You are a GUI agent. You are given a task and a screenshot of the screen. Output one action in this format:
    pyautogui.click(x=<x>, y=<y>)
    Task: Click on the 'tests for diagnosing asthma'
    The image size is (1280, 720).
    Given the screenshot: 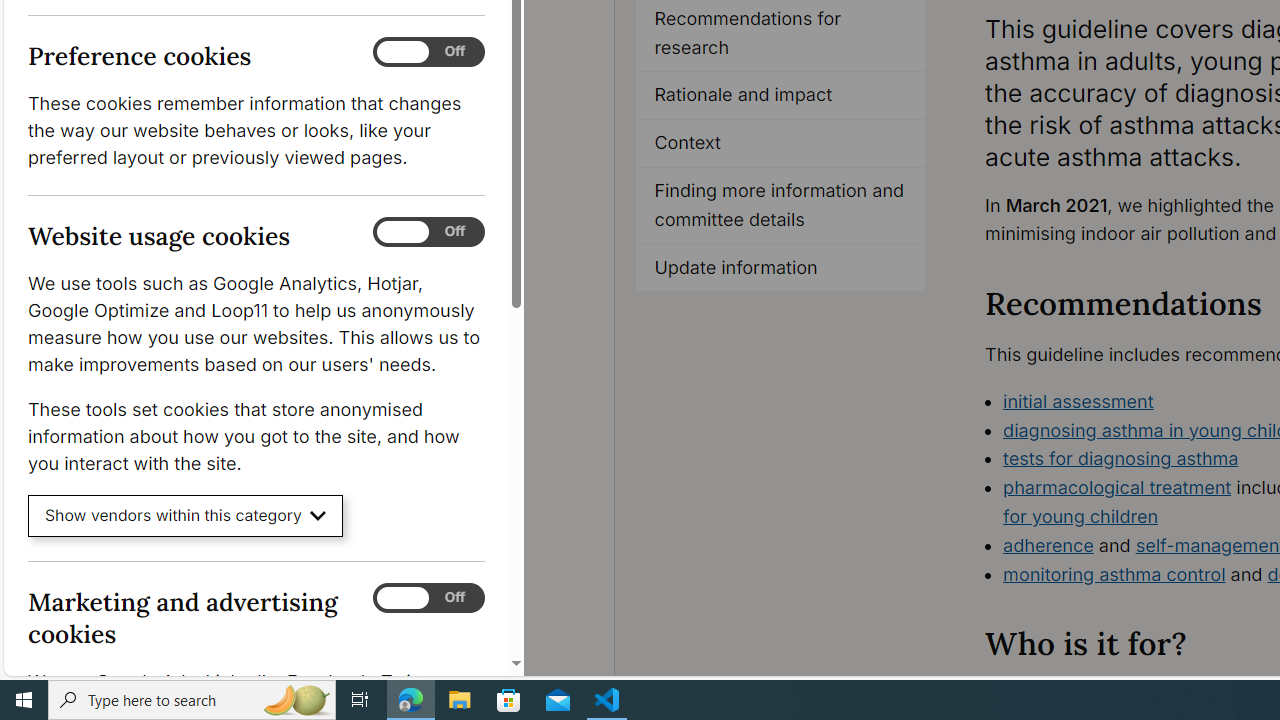 What is the action you would take?
    pyautogui.click(x=1121, y=458)
    